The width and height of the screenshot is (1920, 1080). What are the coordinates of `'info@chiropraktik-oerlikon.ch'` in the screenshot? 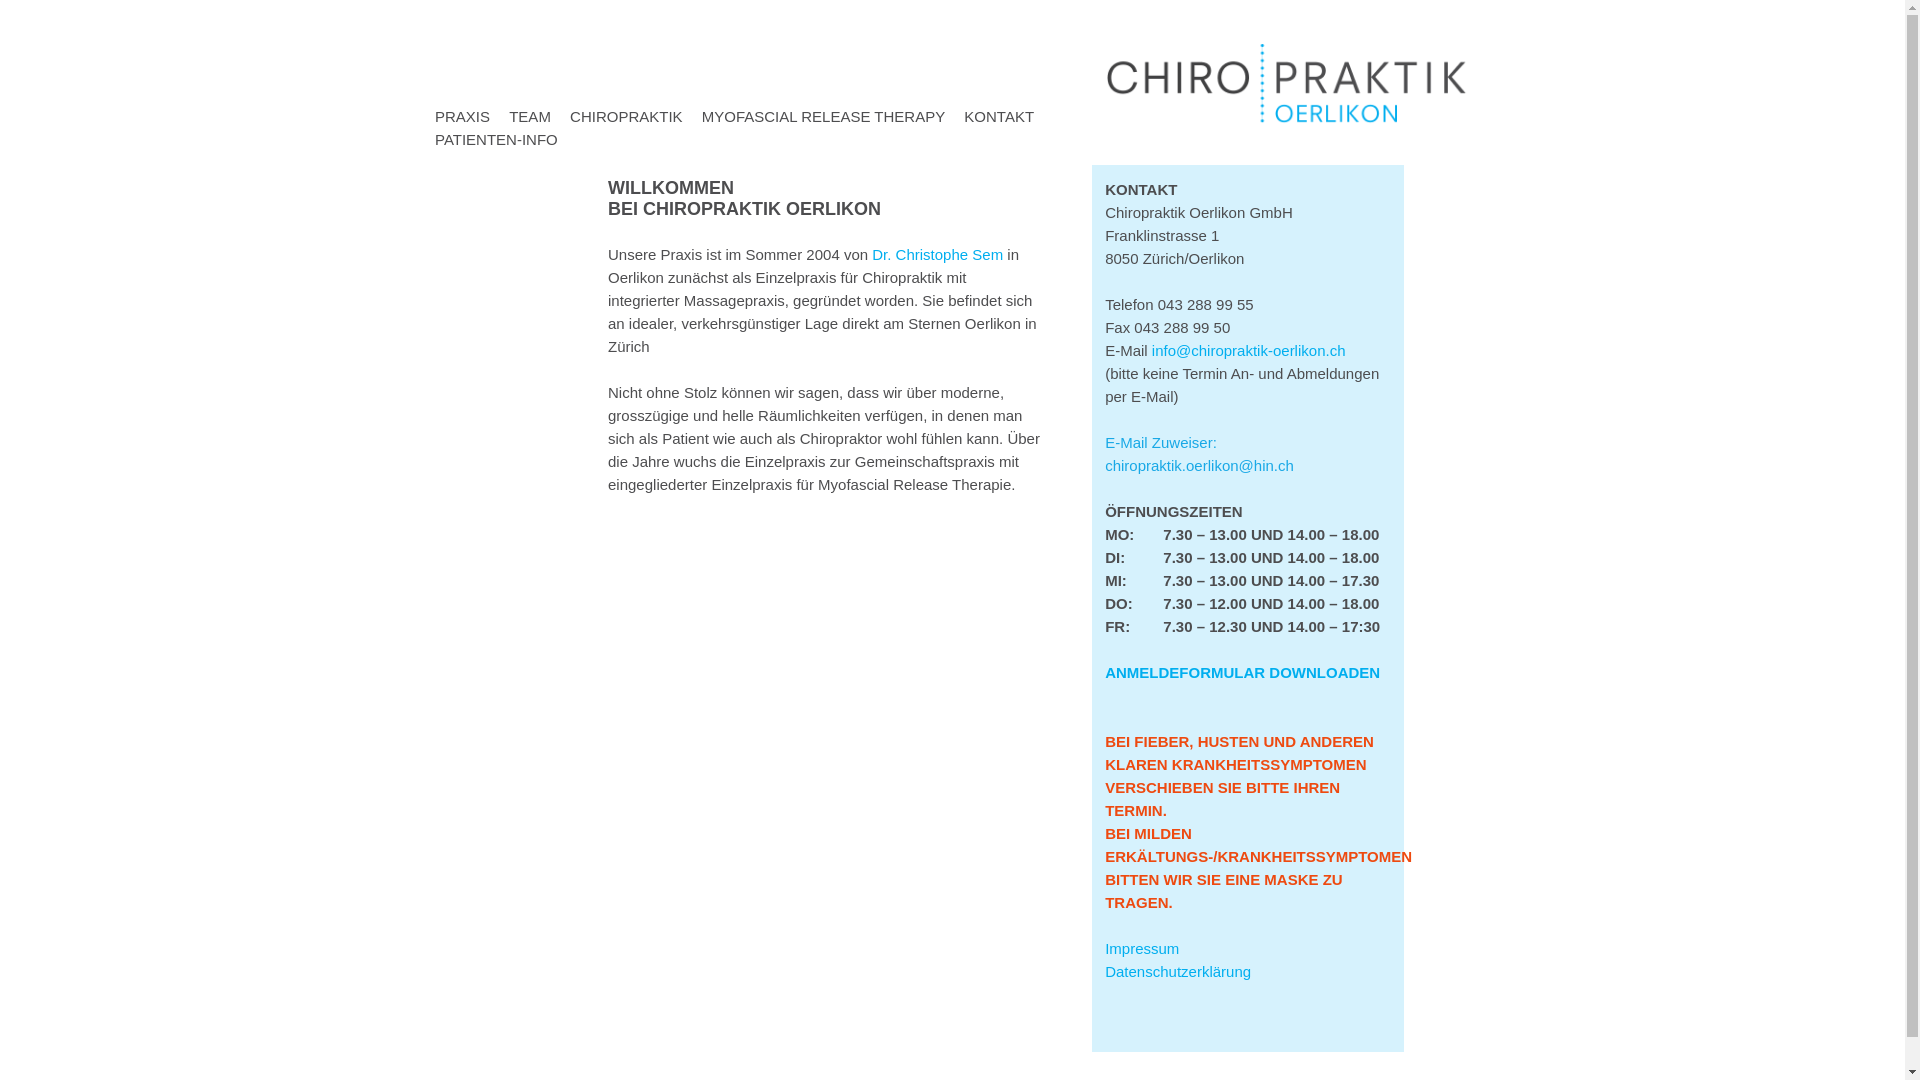 It's located at (1247, 349).